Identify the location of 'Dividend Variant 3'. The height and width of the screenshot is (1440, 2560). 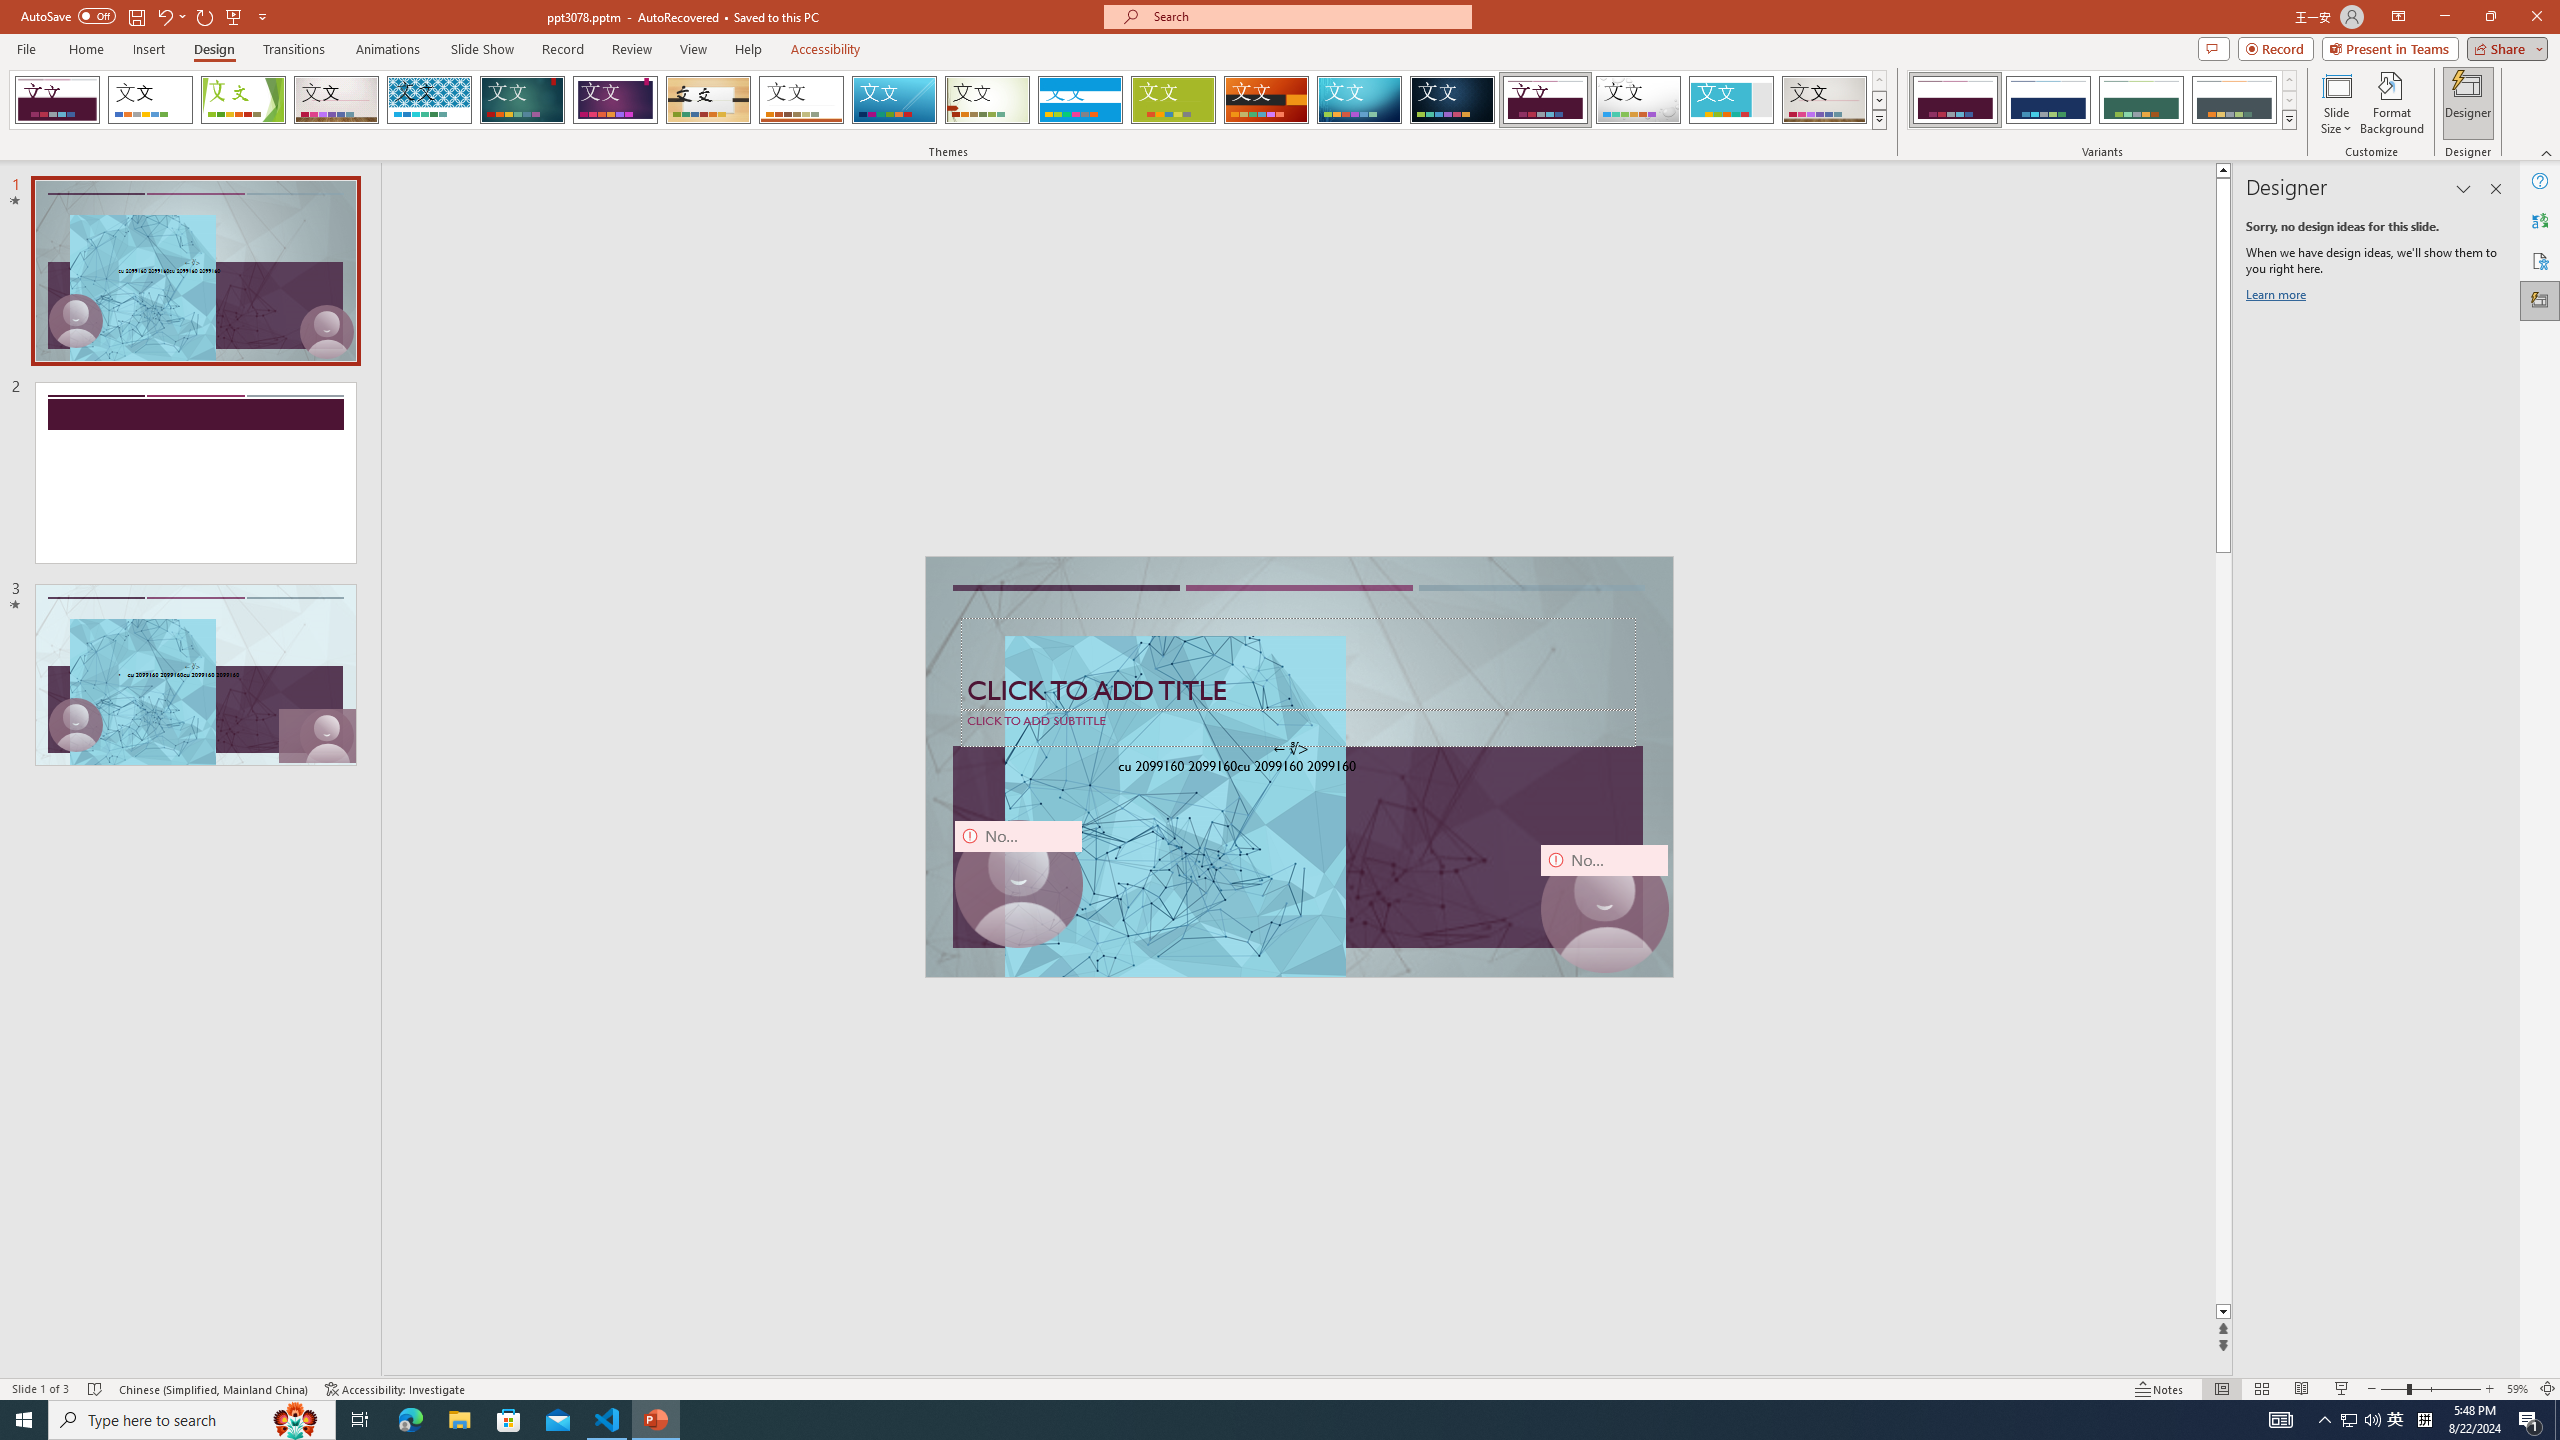
(2140, 99).